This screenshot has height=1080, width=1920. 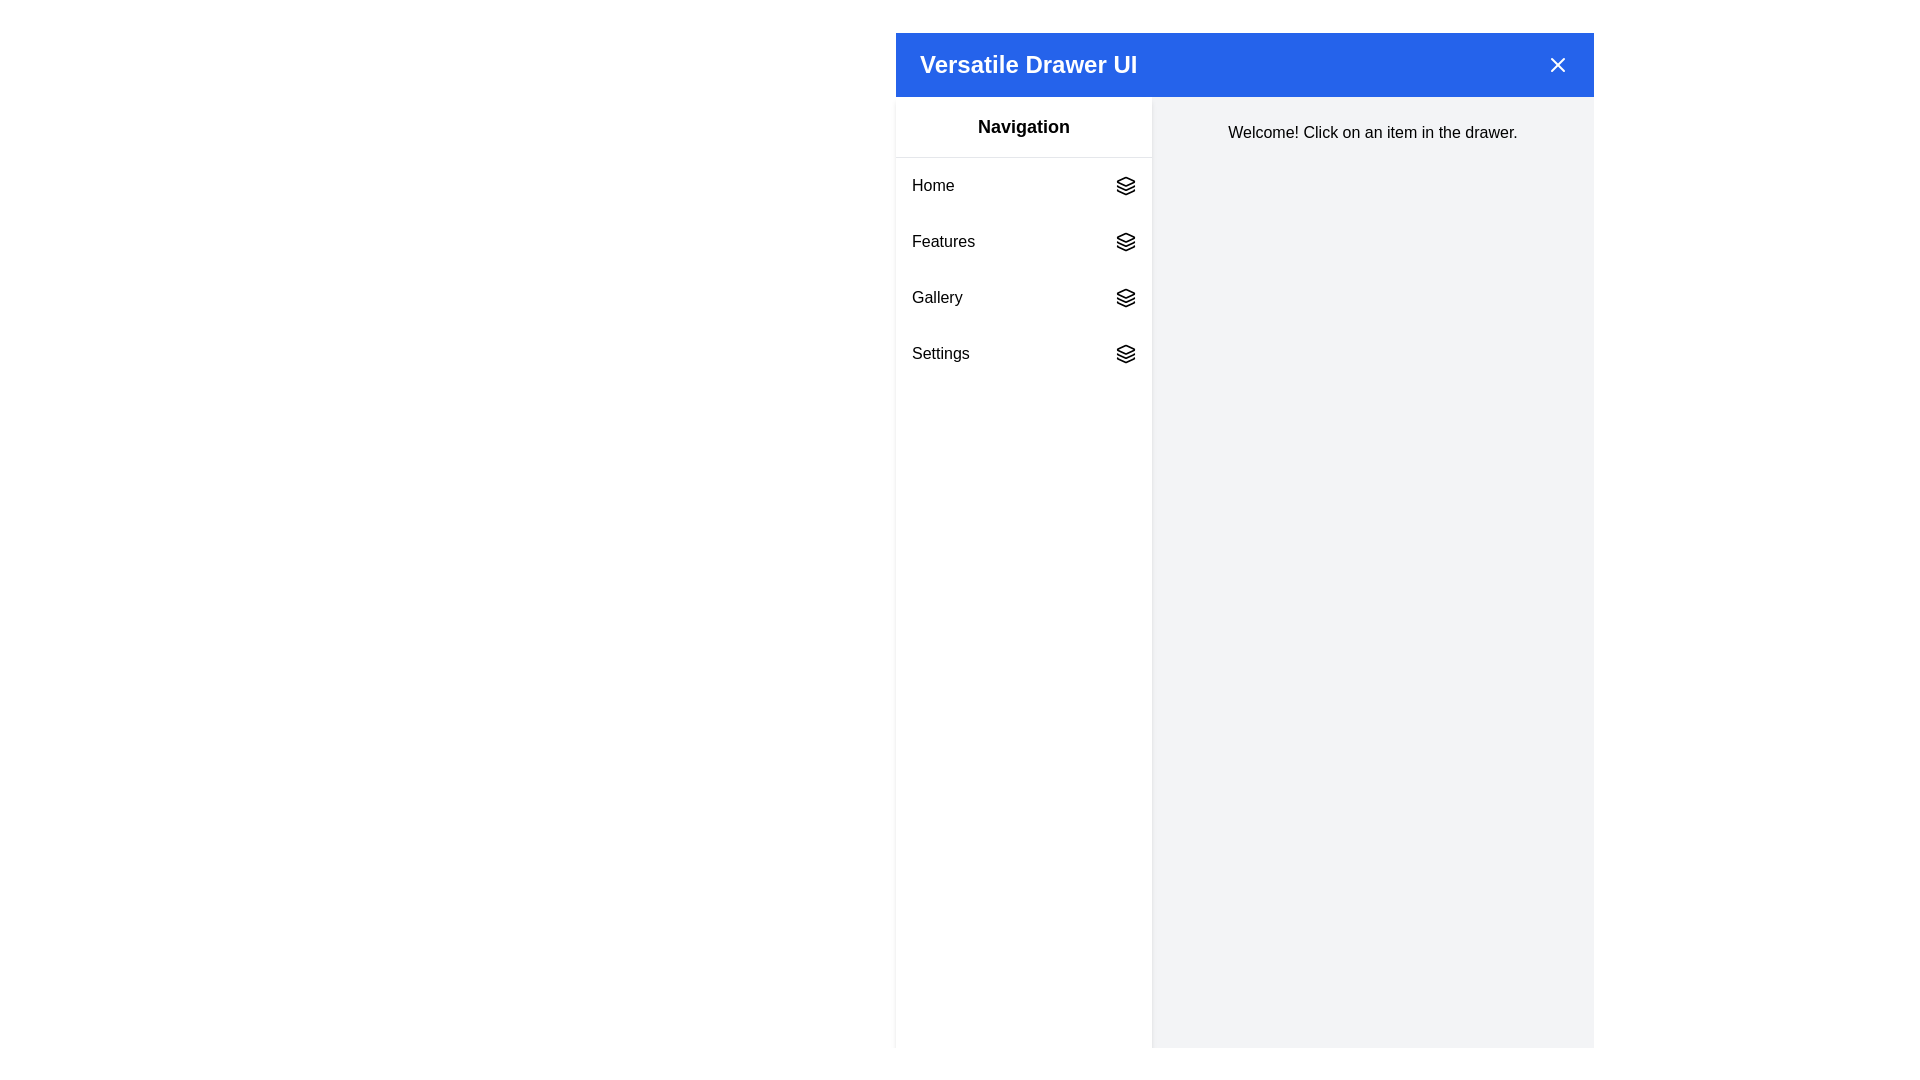 I want to click on the visual representation of the 'Gallery' icon located in the navigation menu, positioned to the right of the 'Gallery' text label, so click(x=1126, y=297).